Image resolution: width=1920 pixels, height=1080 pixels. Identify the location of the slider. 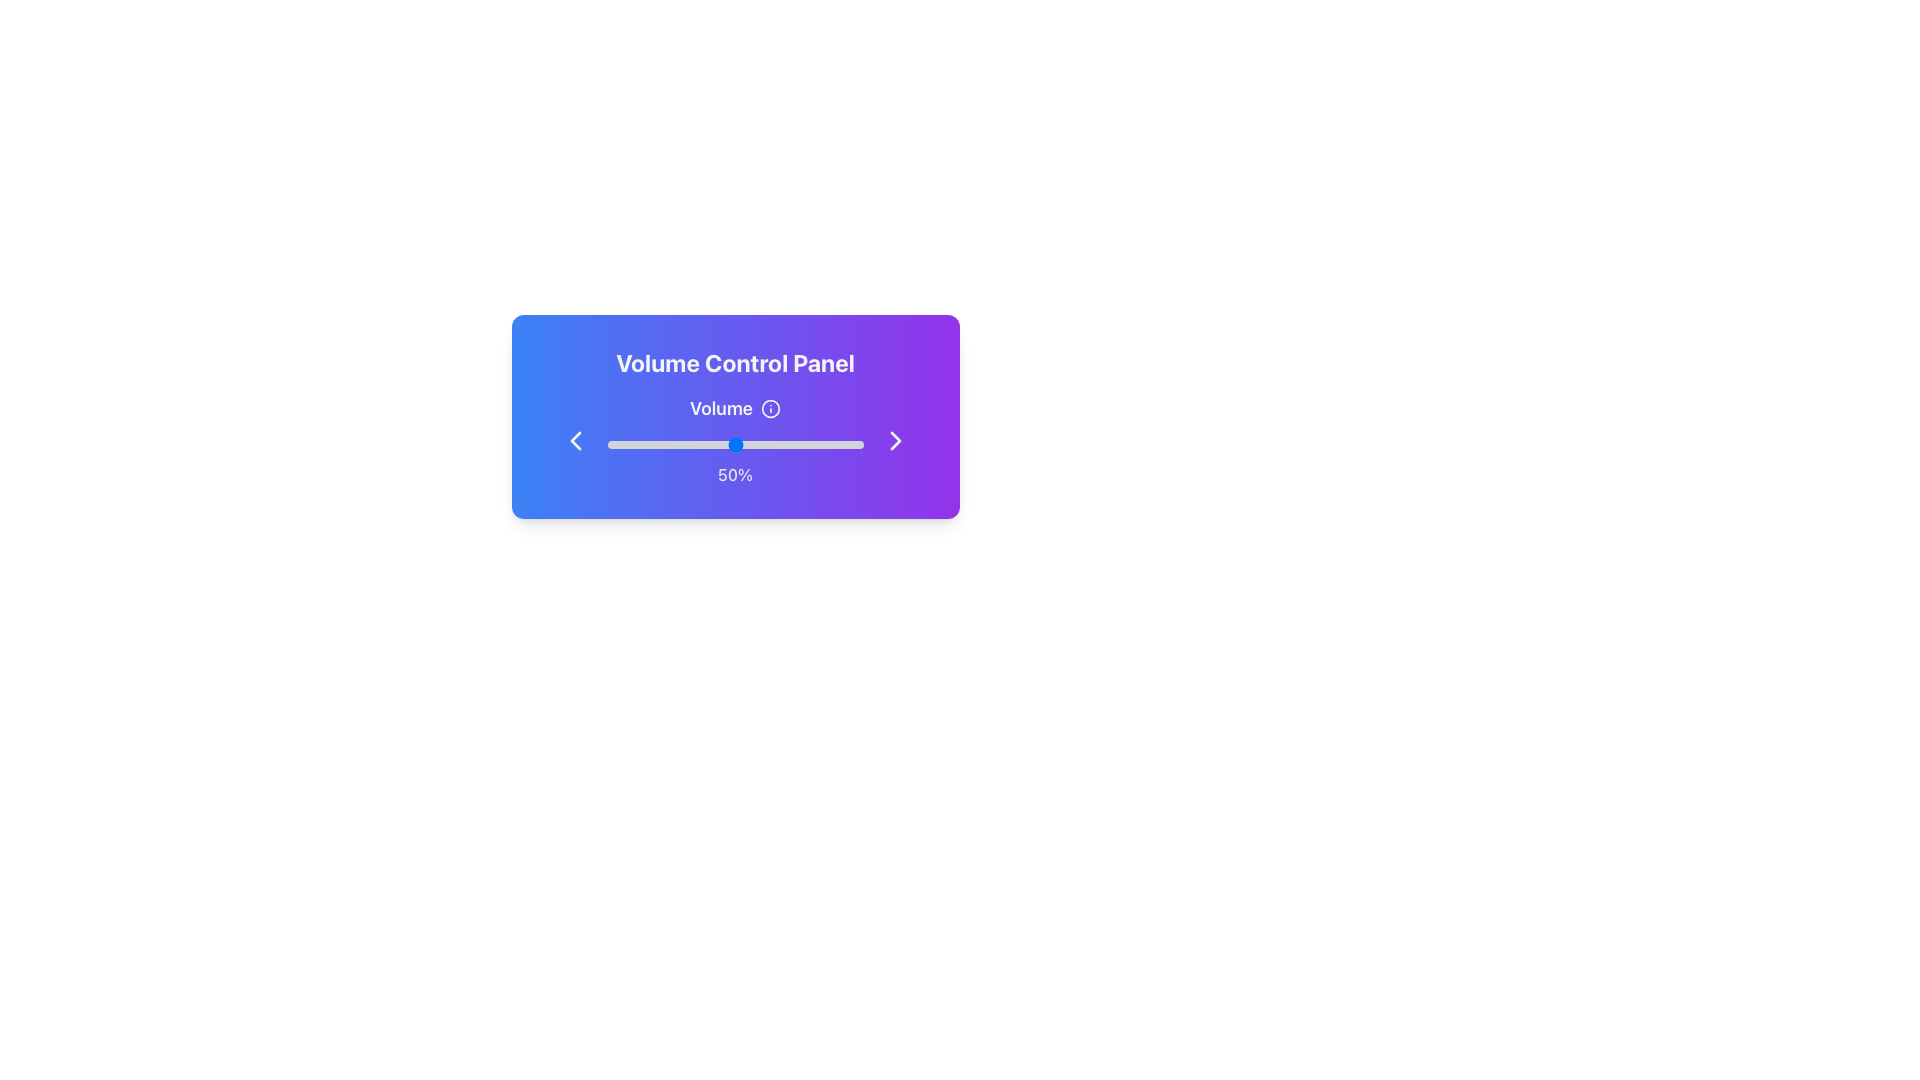
(835, 443).